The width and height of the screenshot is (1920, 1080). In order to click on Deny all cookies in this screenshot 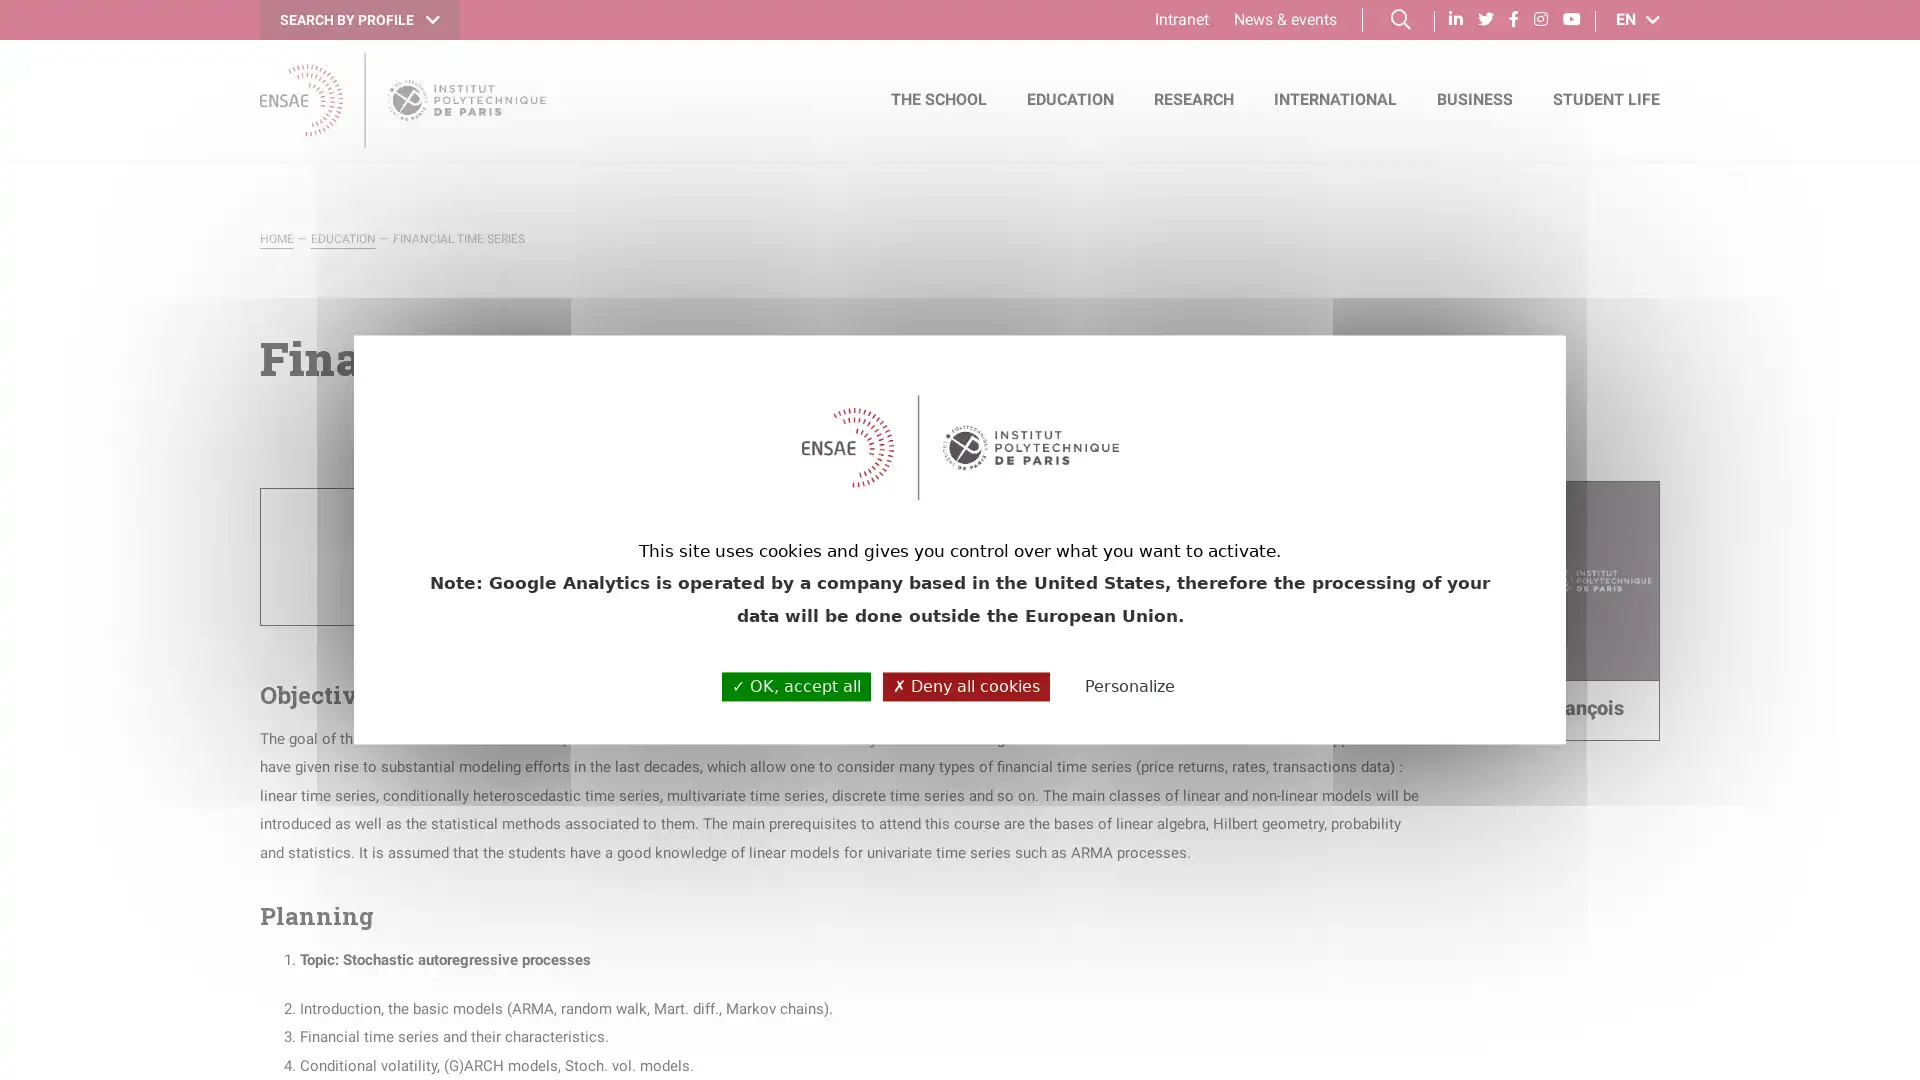, I will do `click(966, 685)`.